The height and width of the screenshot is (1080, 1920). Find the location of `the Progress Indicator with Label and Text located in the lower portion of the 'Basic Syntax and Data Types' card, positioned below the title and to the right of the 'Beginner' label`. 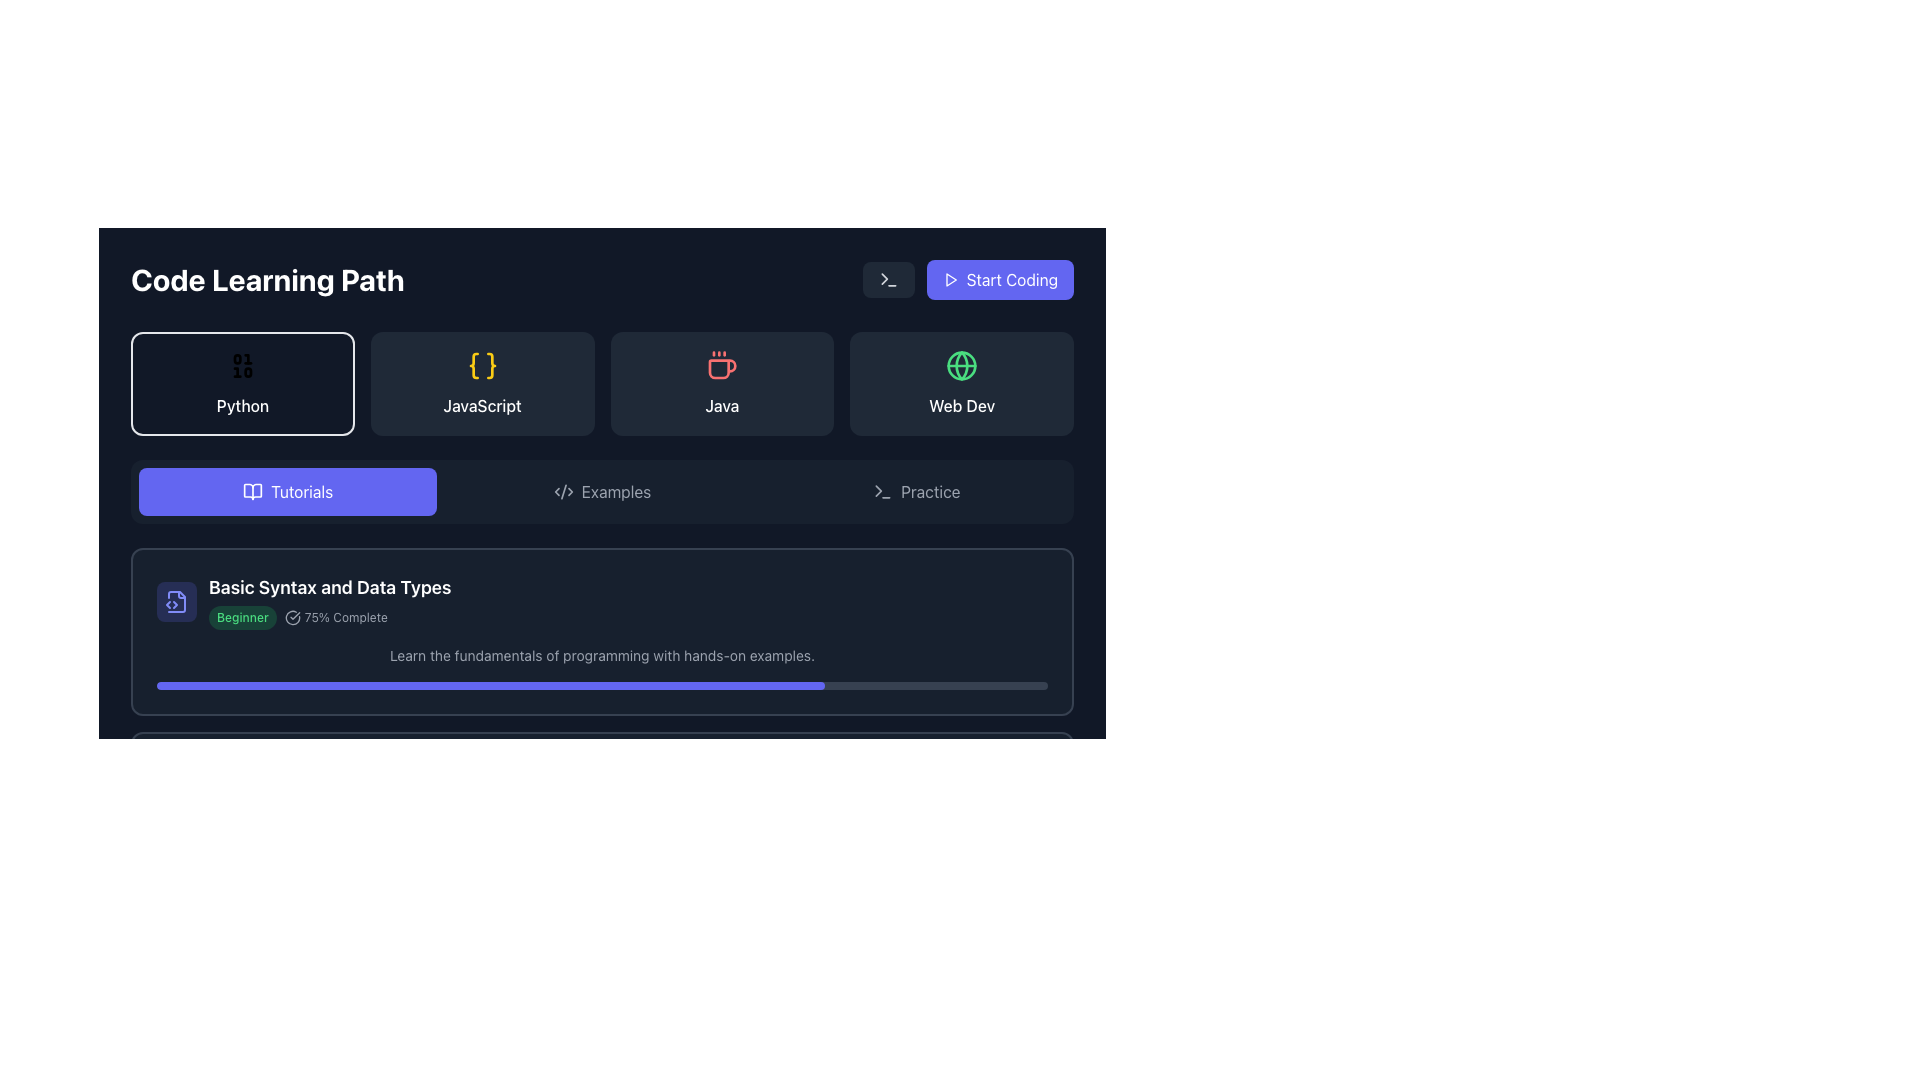

the Progress Indicator with Label and Text located in the lower portion of the 'Basic Syntax and Data Types' card, positioned below the title and to the right of the 'Beginner' label is located at coordinates (330, 616).